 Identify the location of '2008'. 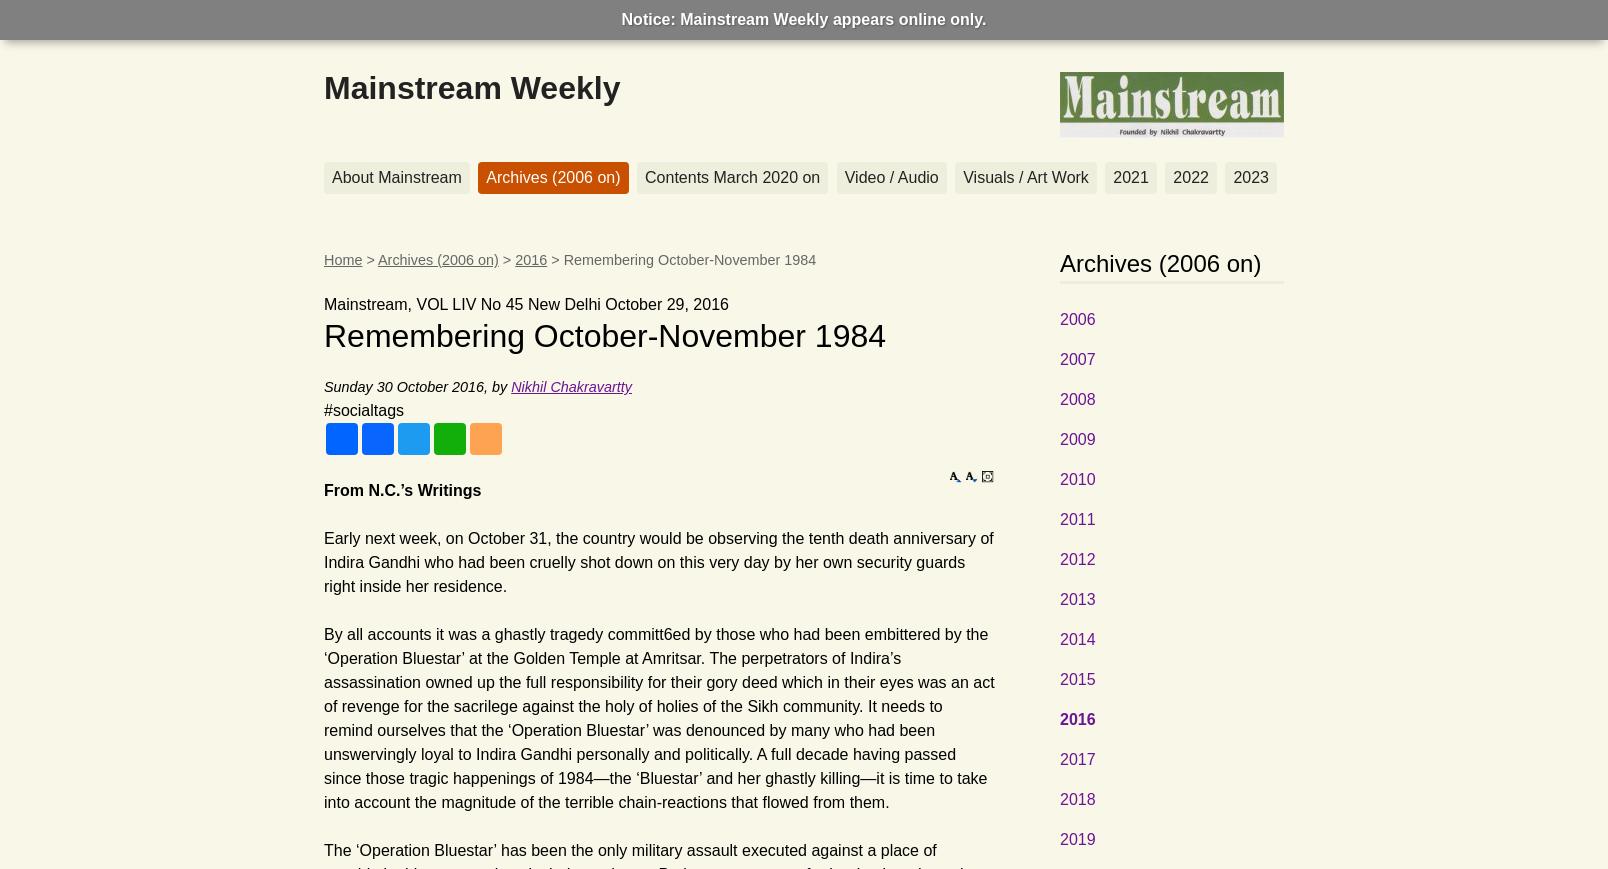
(1076, 398).